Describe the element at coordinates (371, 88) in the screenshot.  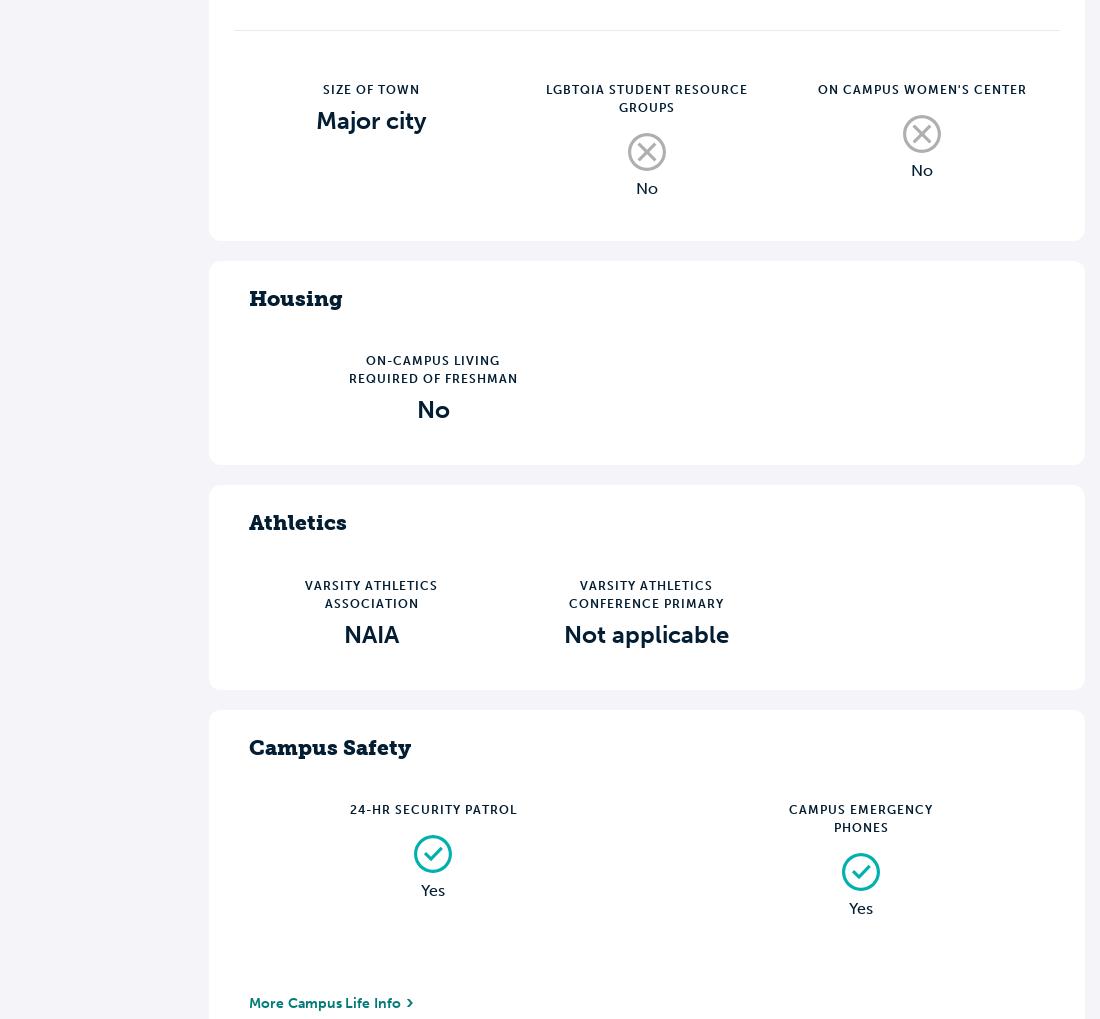
I see `'Size of Town'` at that location.